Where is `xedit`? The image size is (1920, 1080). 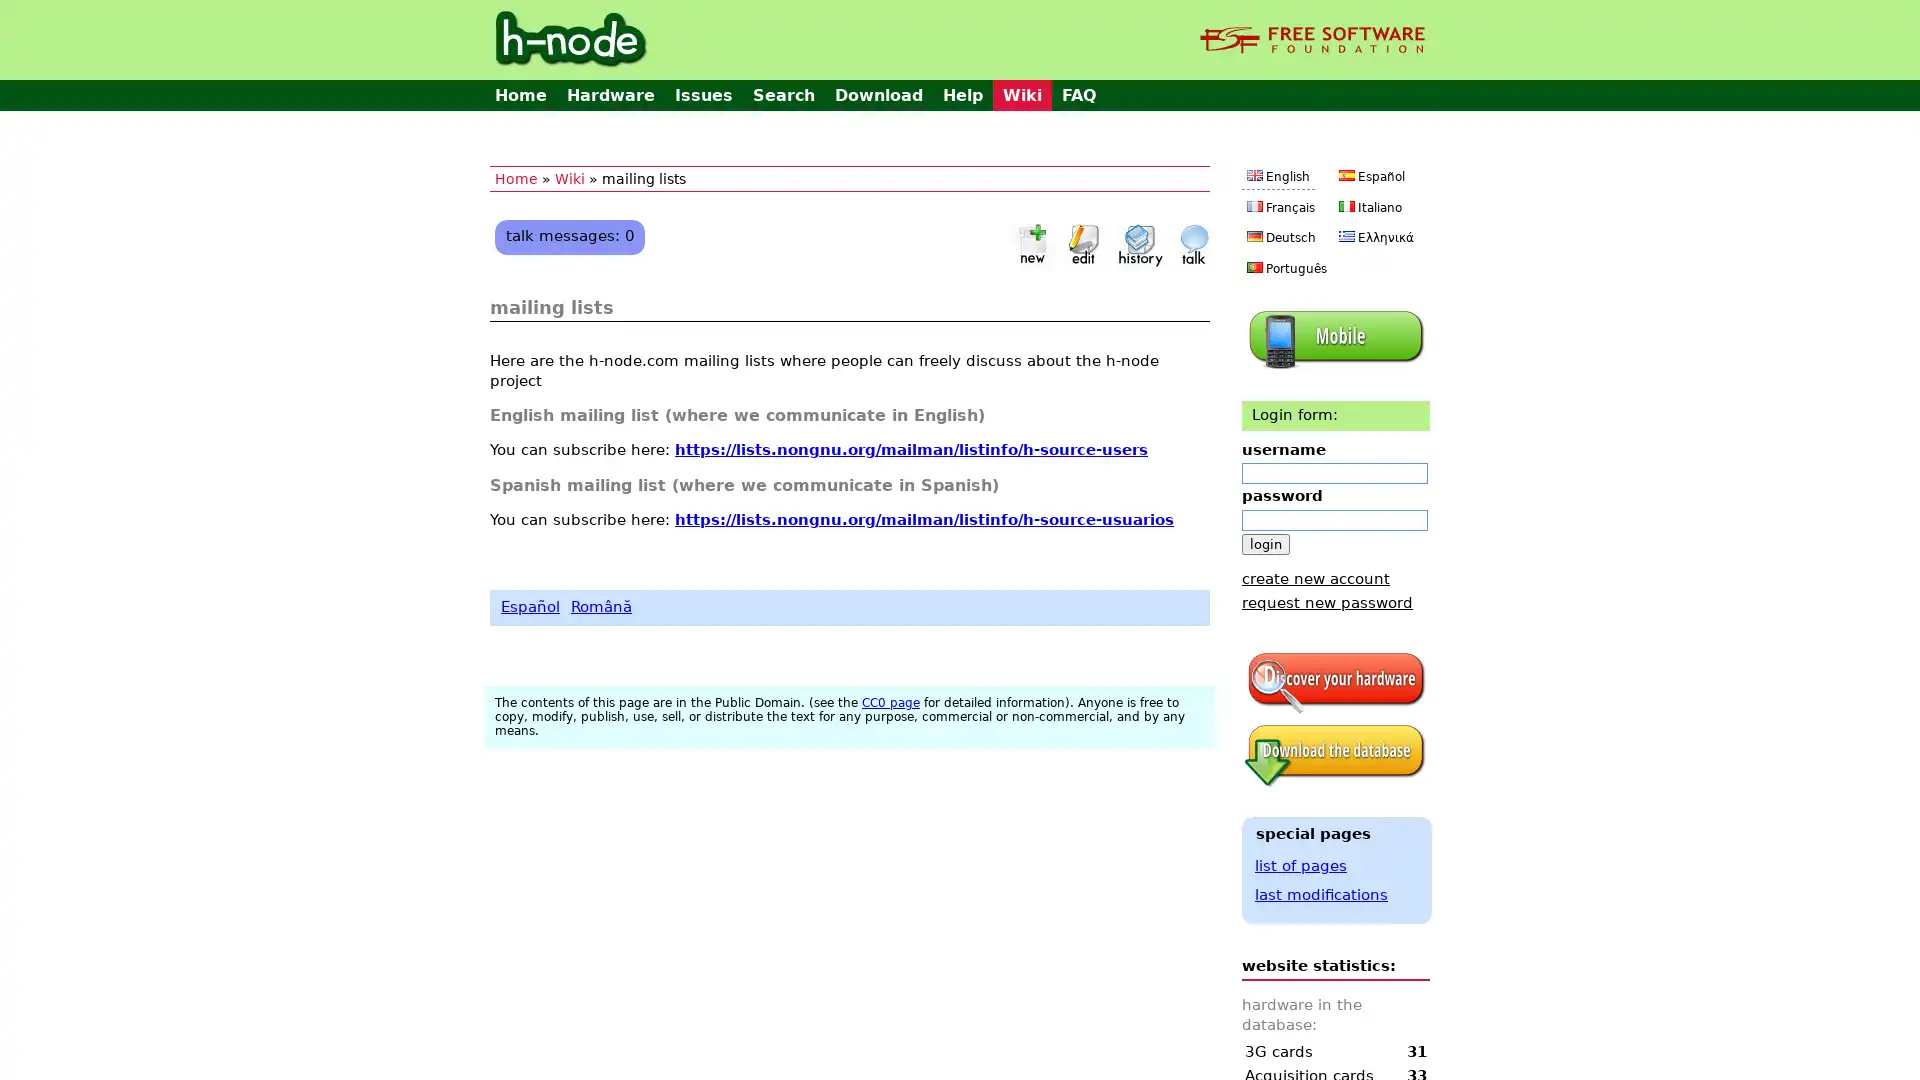 xedit is located at coordinates (1083, 243).